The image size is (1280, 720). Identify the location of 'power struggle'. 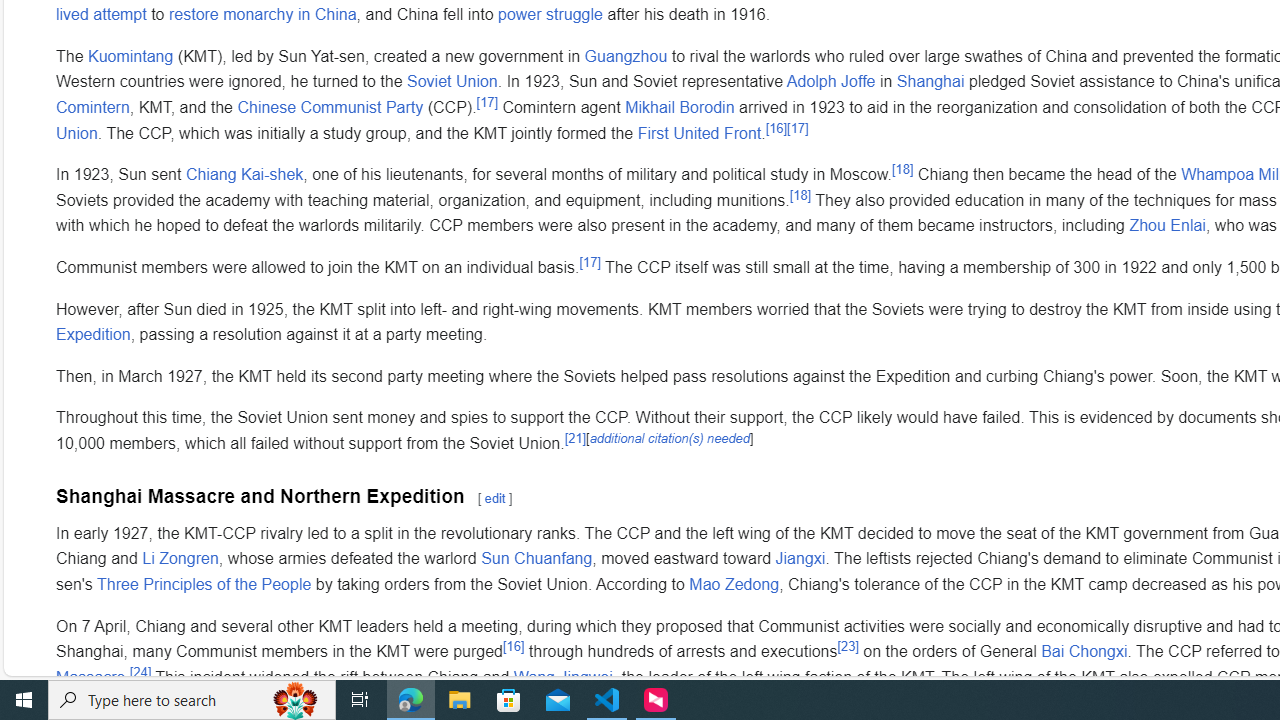
(550, 14).